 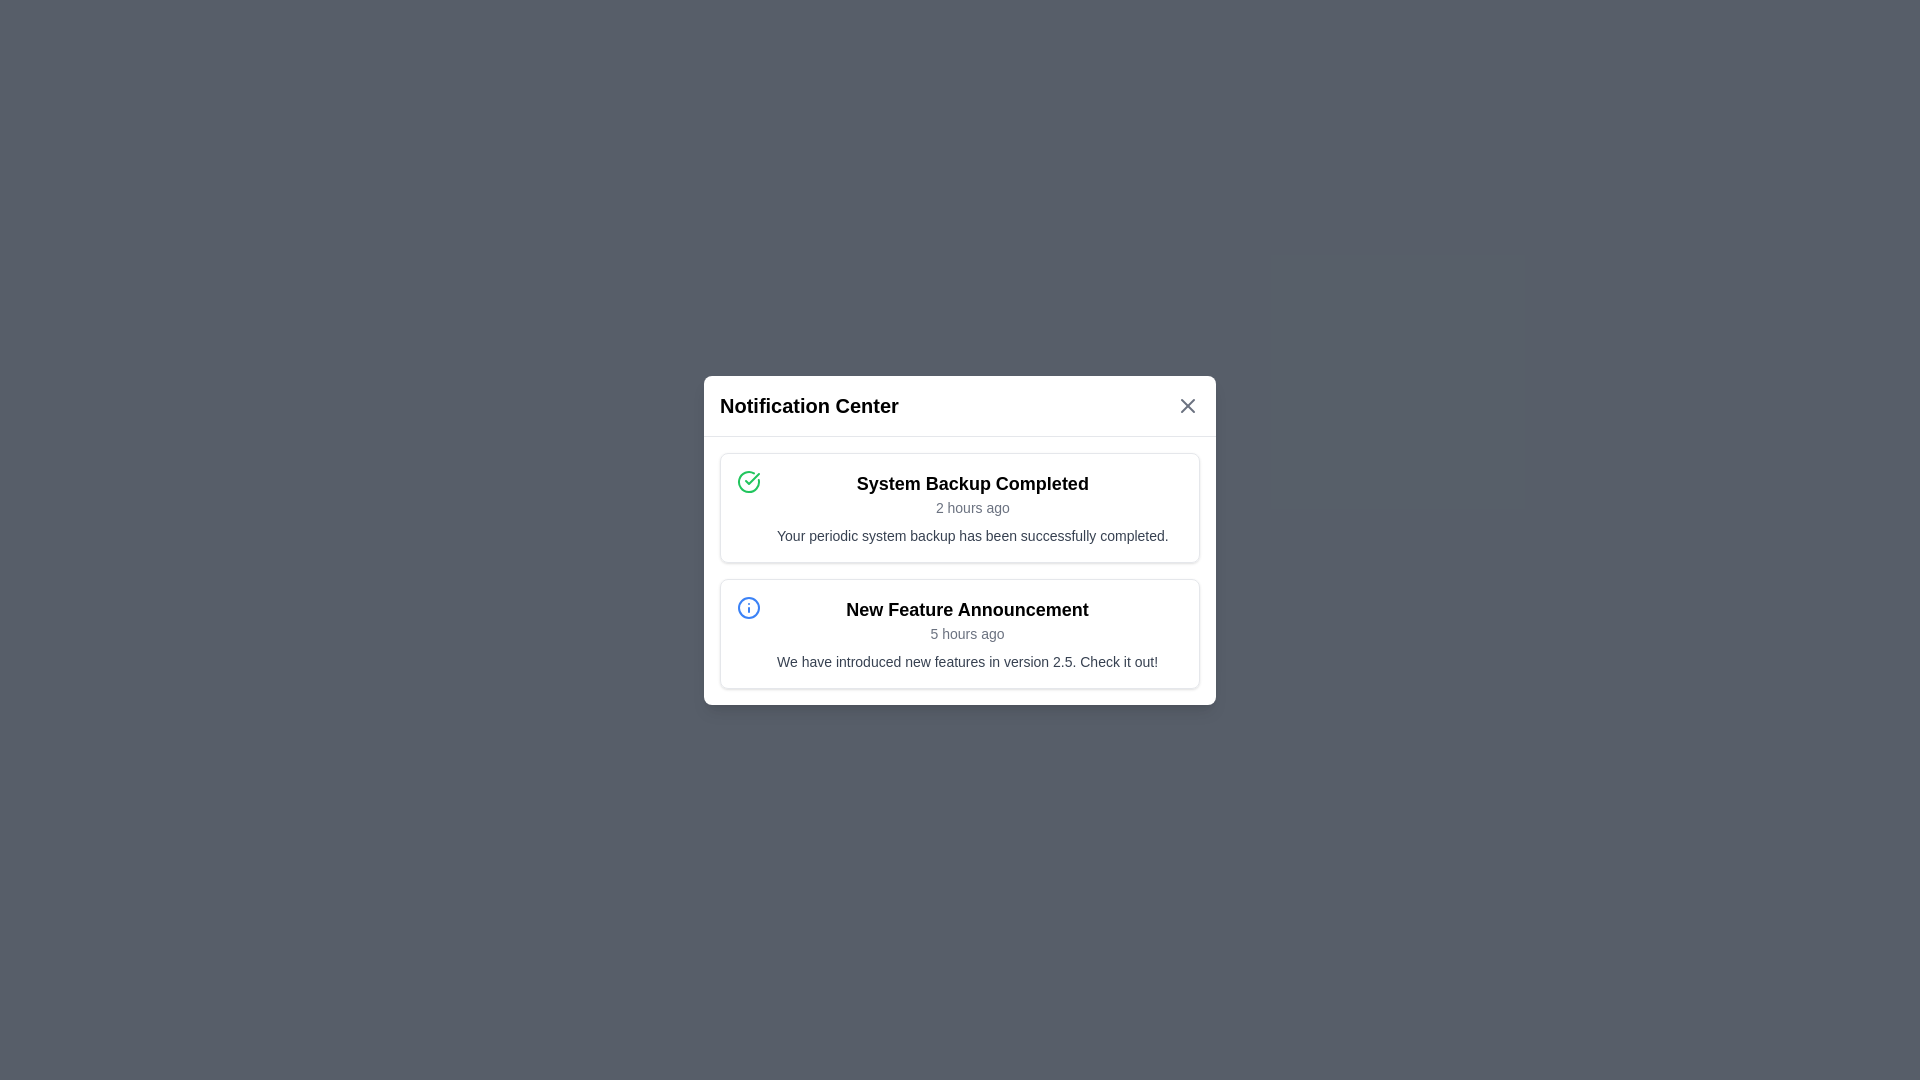 What do you see at coordinates (972, 506) in the screenshot?
I see `timestamp text indicating when the system backup was completed, which is centrally located in the notification card below the title 'System Backup Completed' and above the description text` at bounding box center [972, 506].